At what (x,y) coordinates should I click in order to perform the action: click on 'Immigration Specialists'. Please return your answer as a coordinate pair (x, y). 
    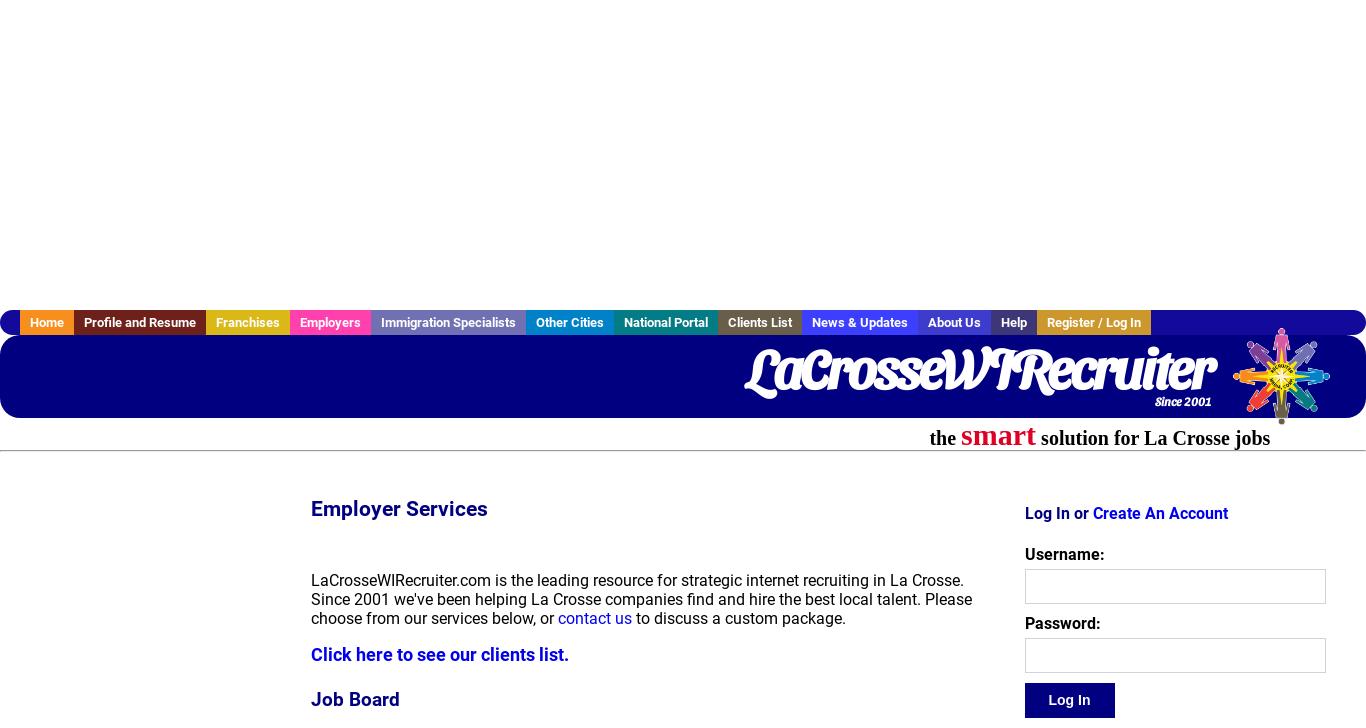
    Looking at the image, I should click on (447, 322).